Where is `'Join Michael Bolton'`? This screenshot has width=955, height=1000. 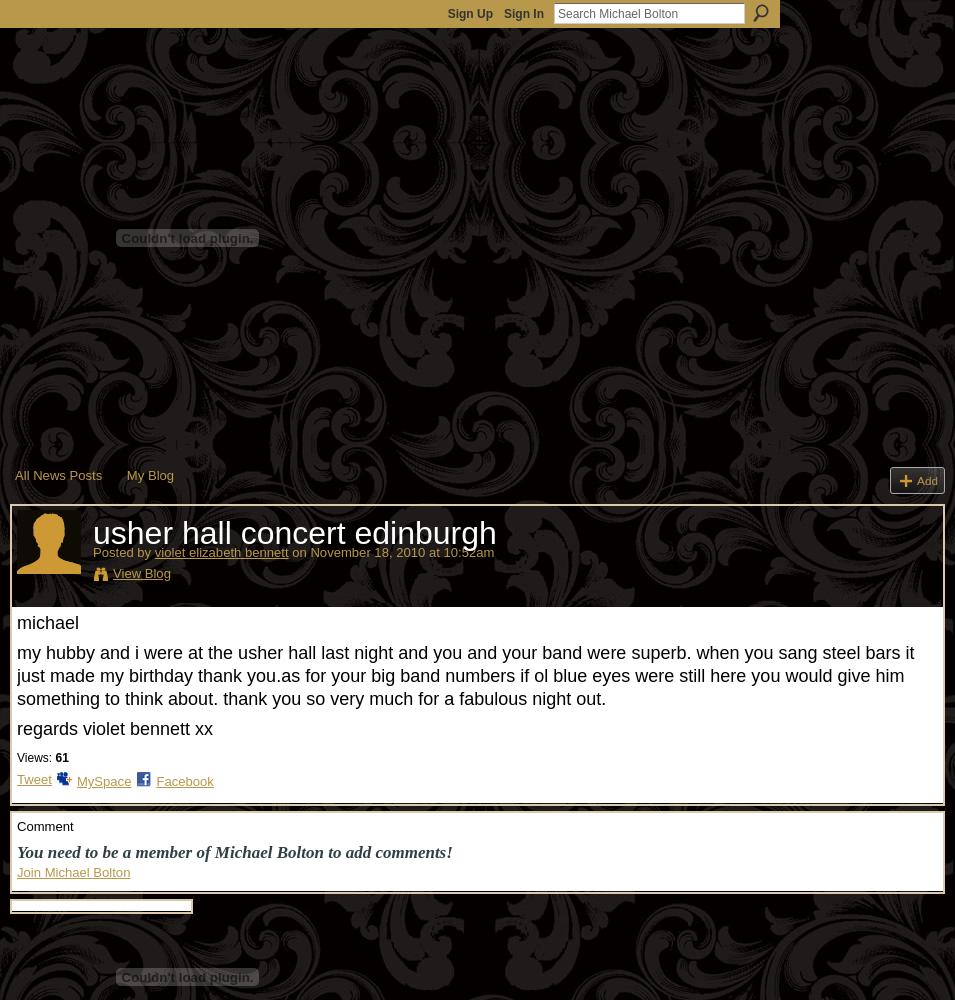 'Join Michael Bolton' is located at coordinates (15, 870).